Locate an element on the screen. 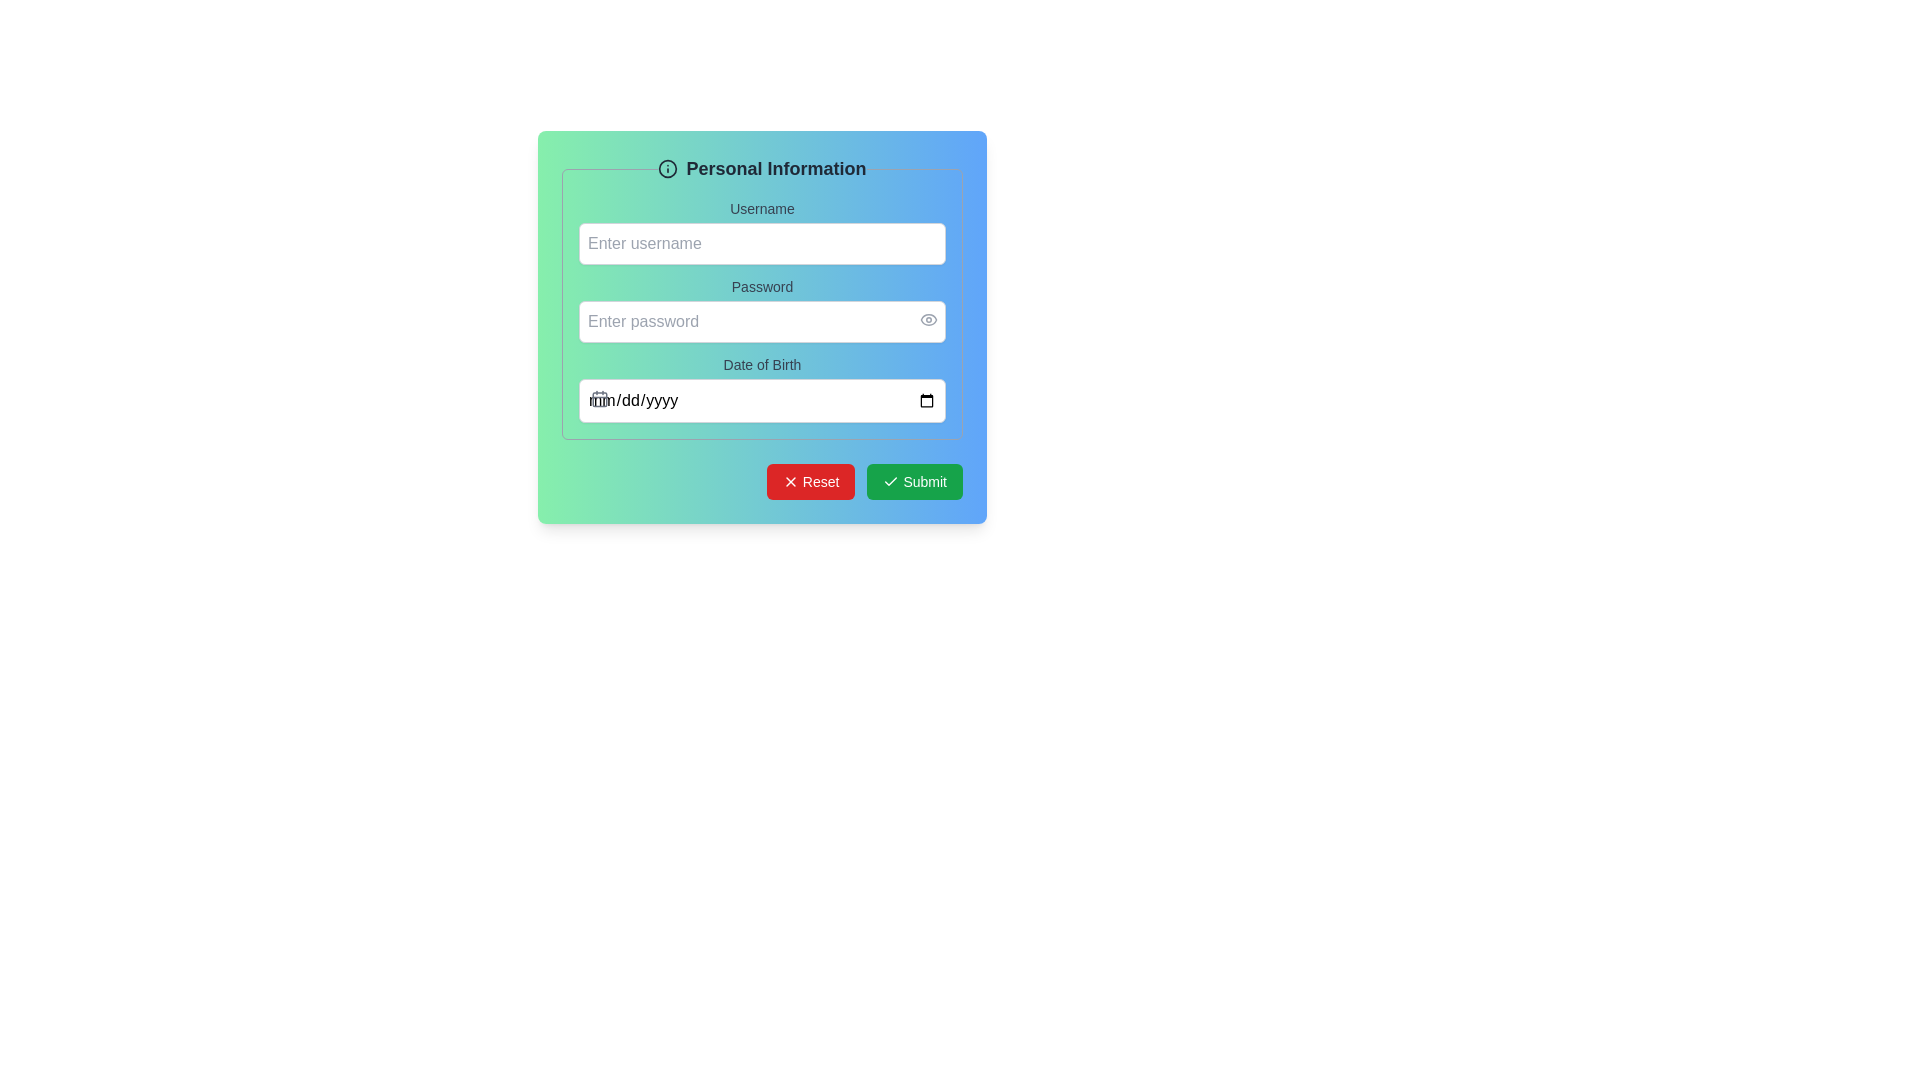  the button that toggles the visibility of the password in the input field to switch between obscured and plain text modes is located at coordinates (928, 319).